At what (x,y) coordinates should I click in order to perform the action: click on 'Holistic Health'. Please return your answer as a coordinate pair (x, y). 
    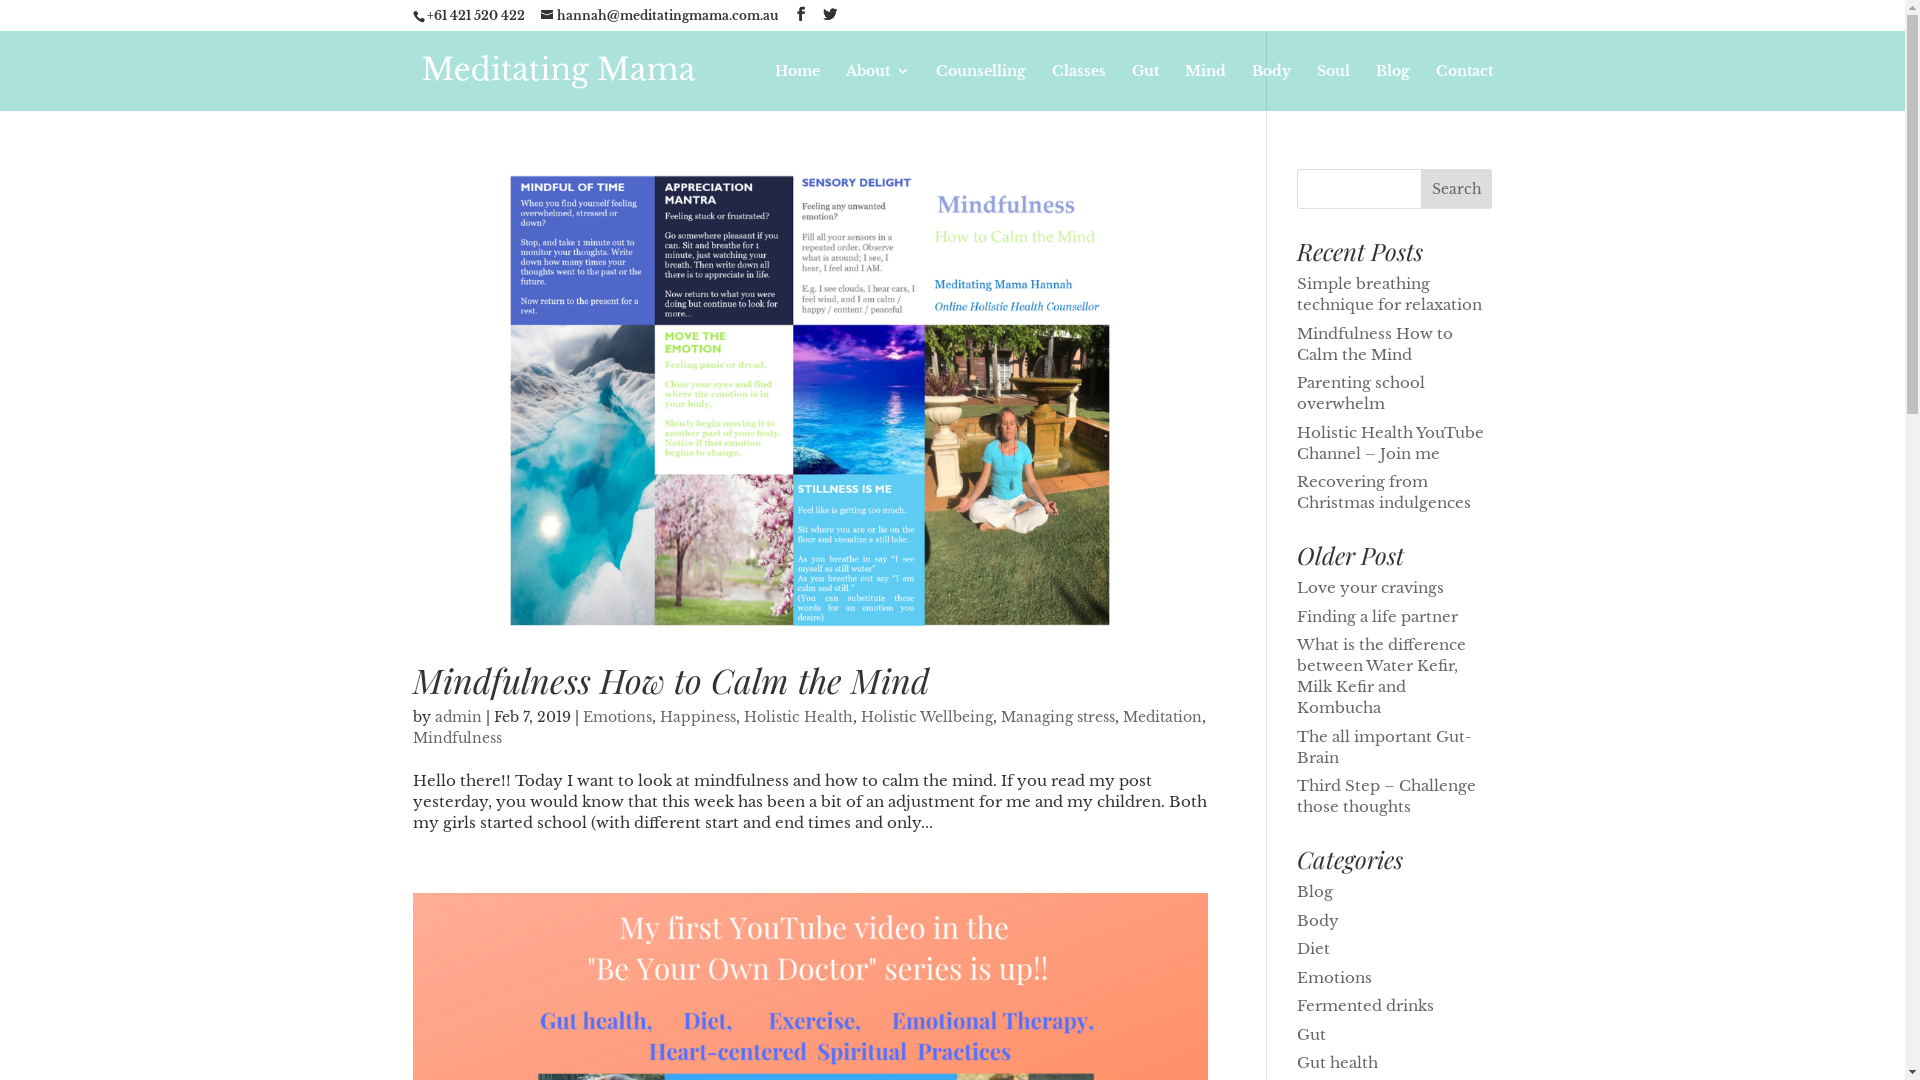
    Looking at the image, I should click on (743, 716).